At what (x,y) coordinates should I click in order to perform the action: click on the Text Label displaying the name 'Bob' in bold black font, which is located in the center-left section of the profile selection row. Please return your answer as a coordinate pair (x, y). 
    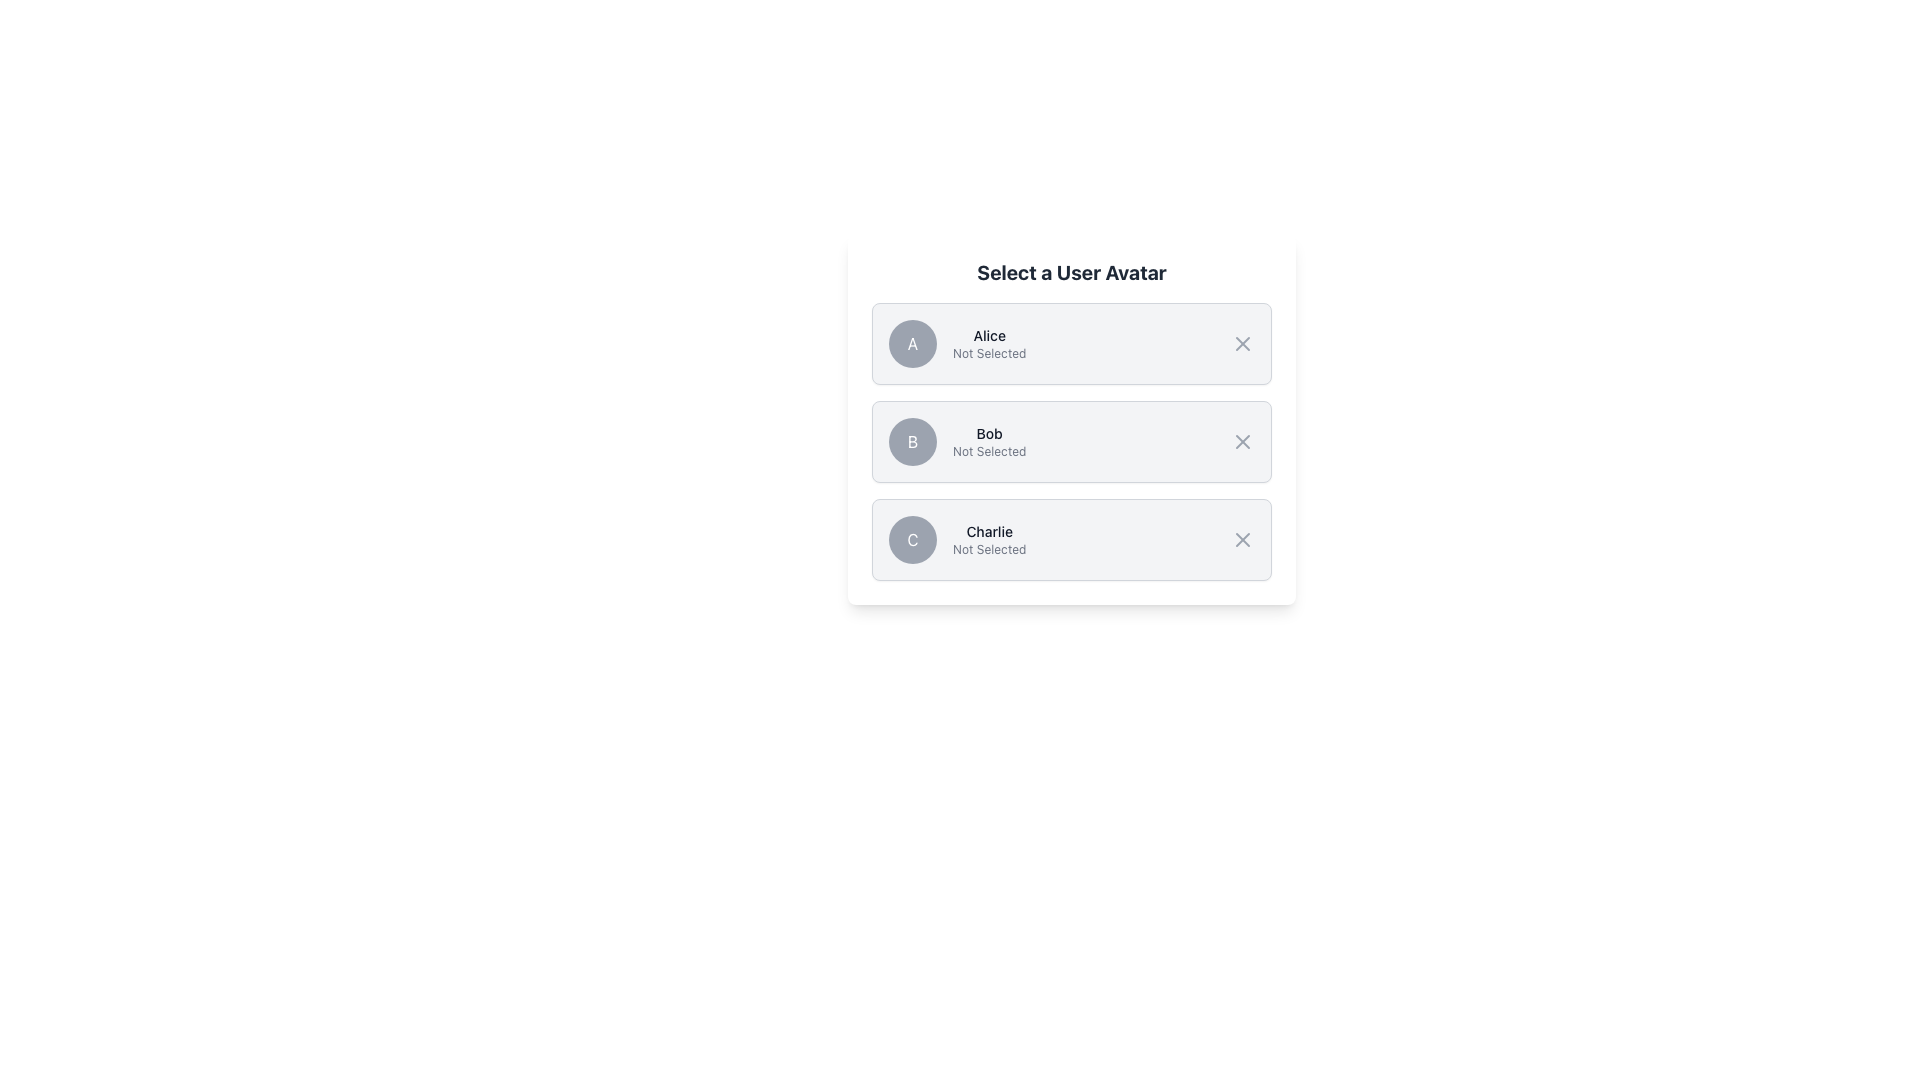
    Looking at the image, I should click on (989, 433).